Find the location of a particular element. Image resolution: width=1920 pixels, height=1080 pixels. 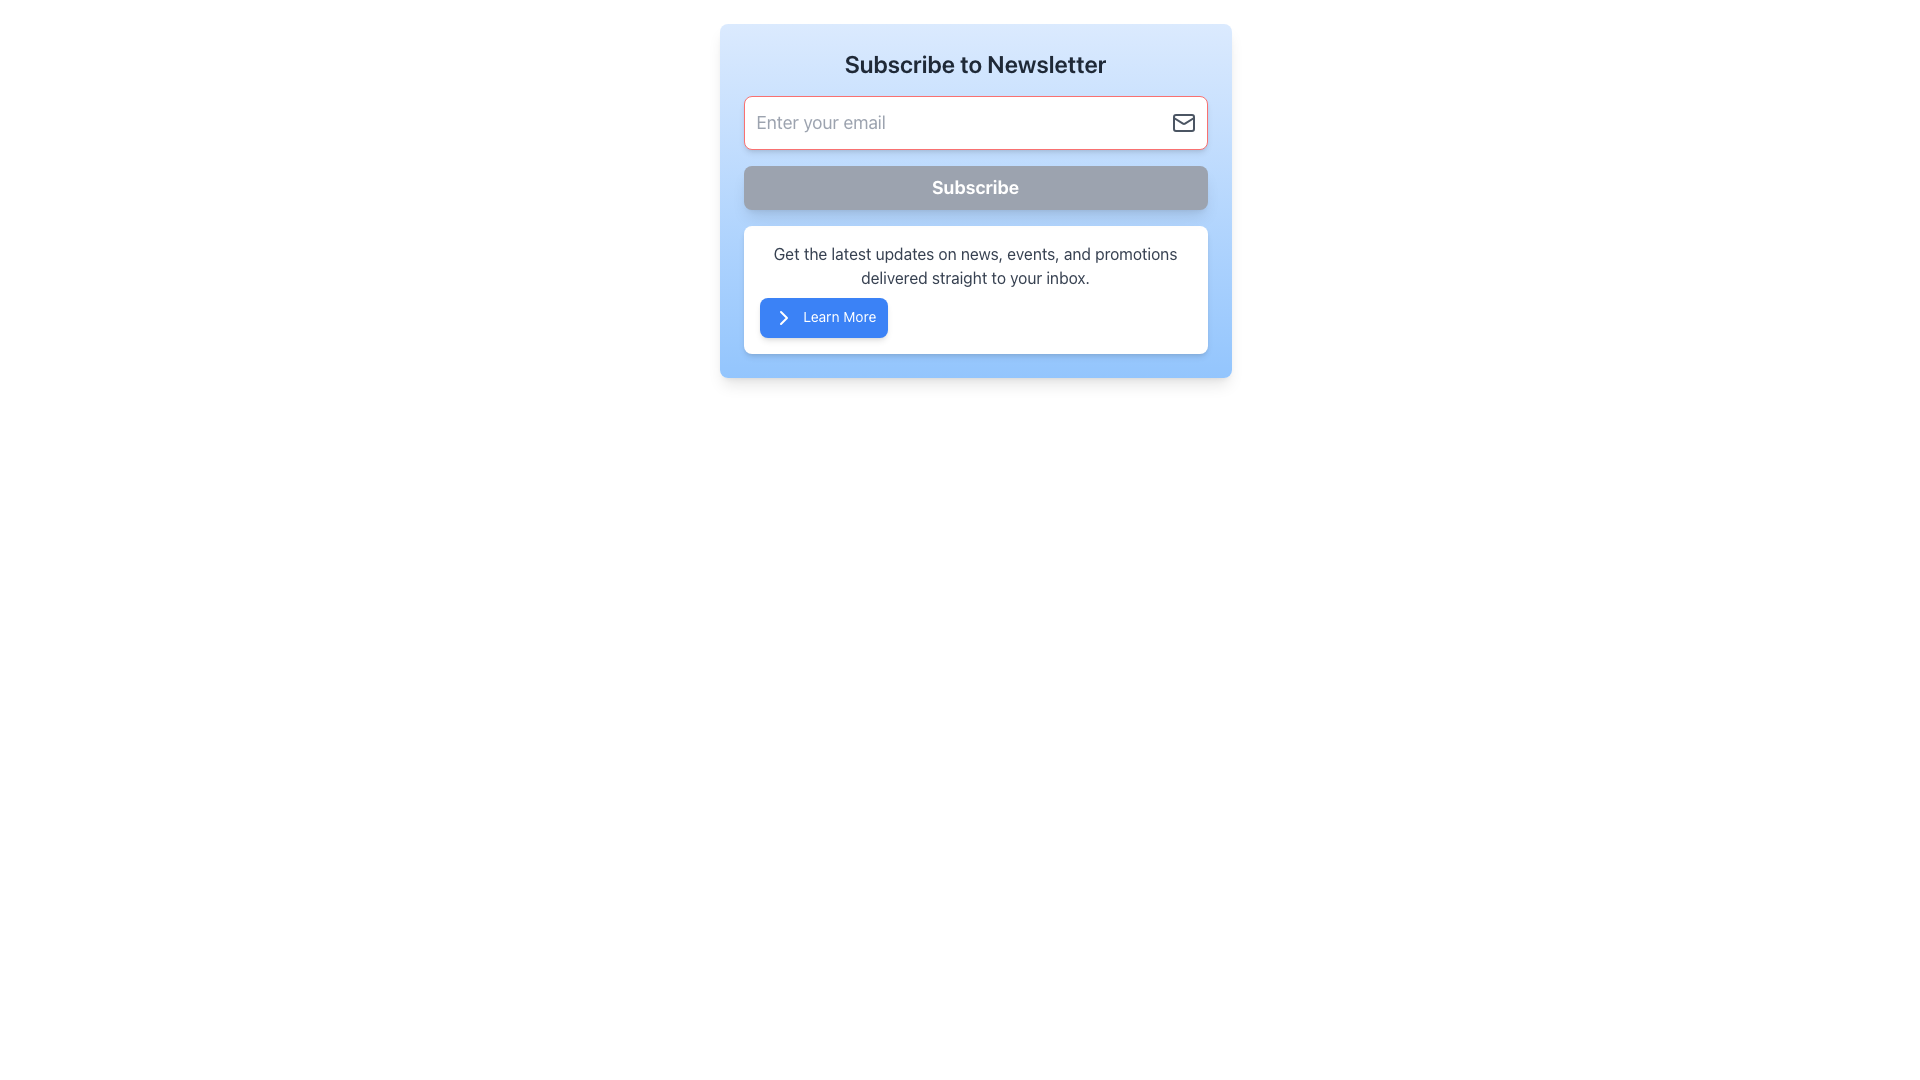

the 'Subscribe' button, which has a gray background and displays bold white uppercase text, located below the email input field within the 'Subscribe to Newsletter' section is located at coordinates (975, 188).